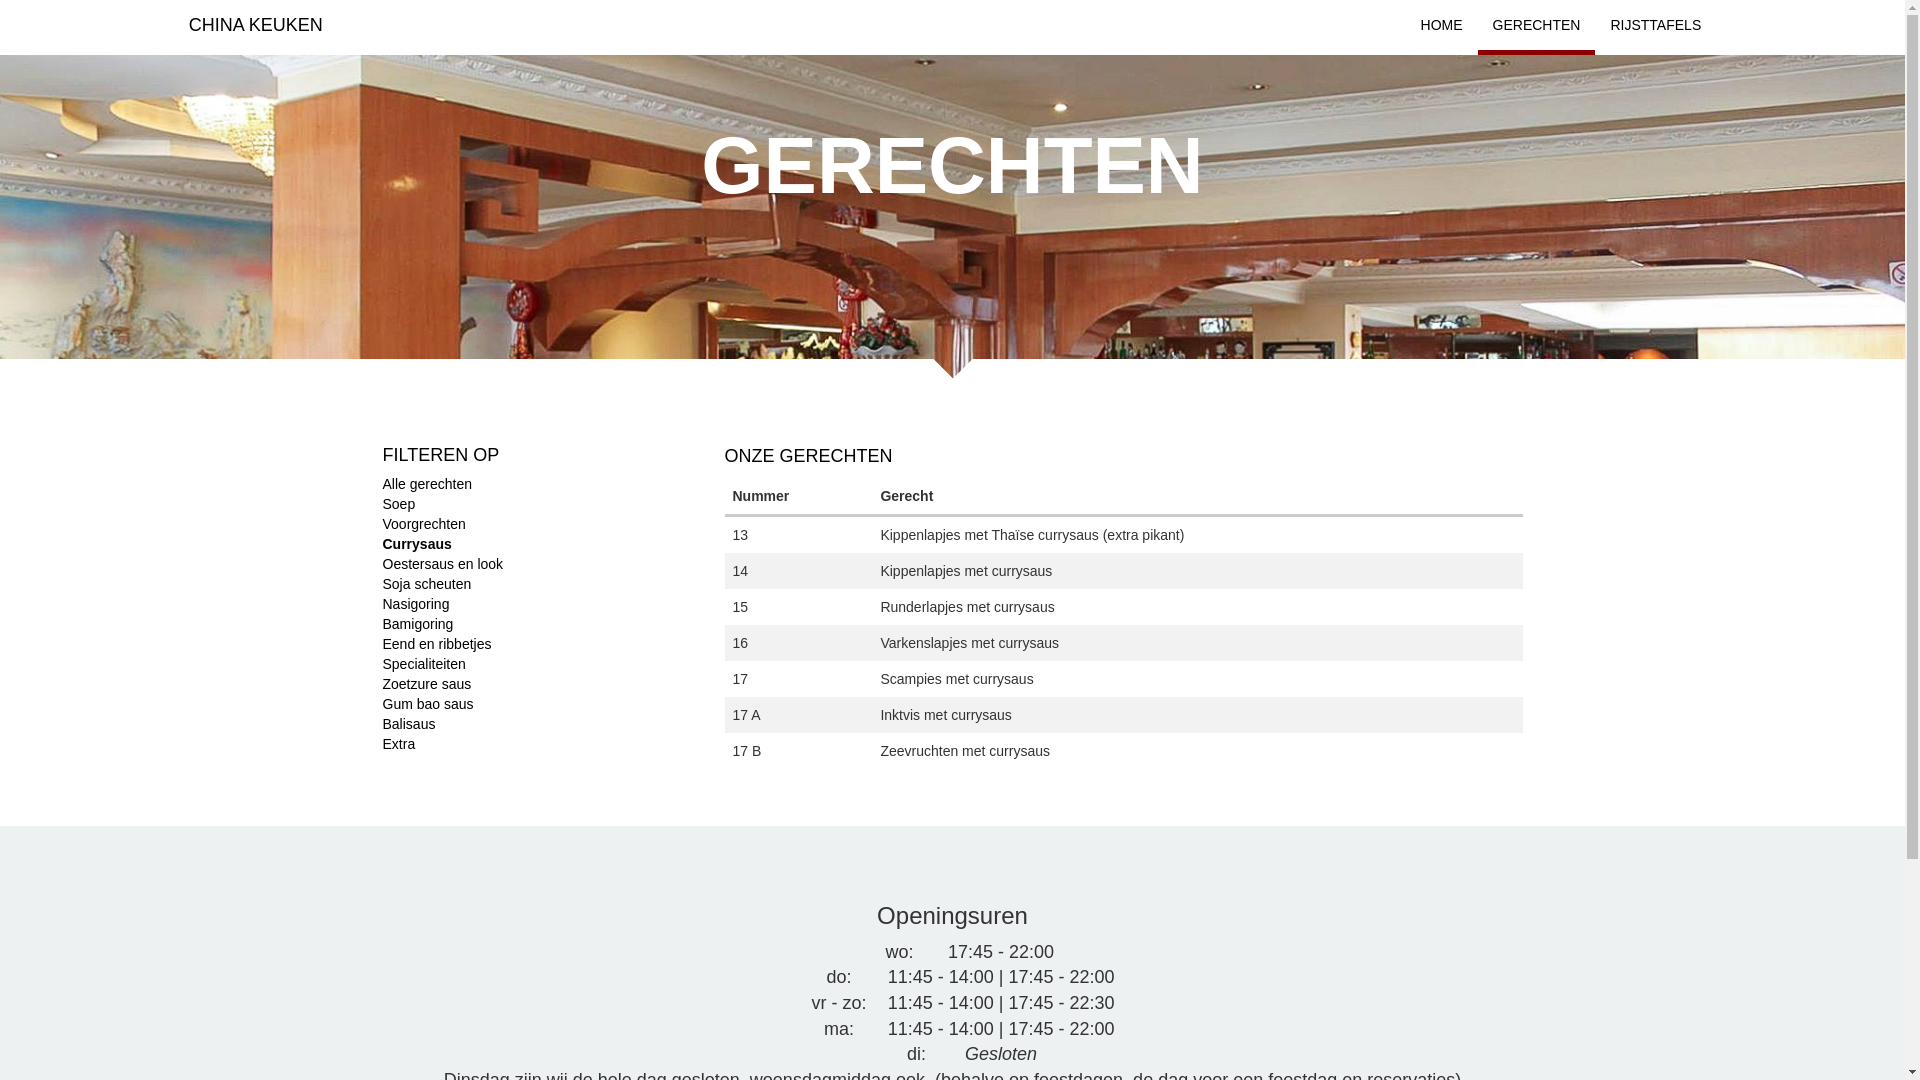  Describe the element at coordinates (1535, 24) in the screenshot. I see `'GERECHTEN'` at that location.